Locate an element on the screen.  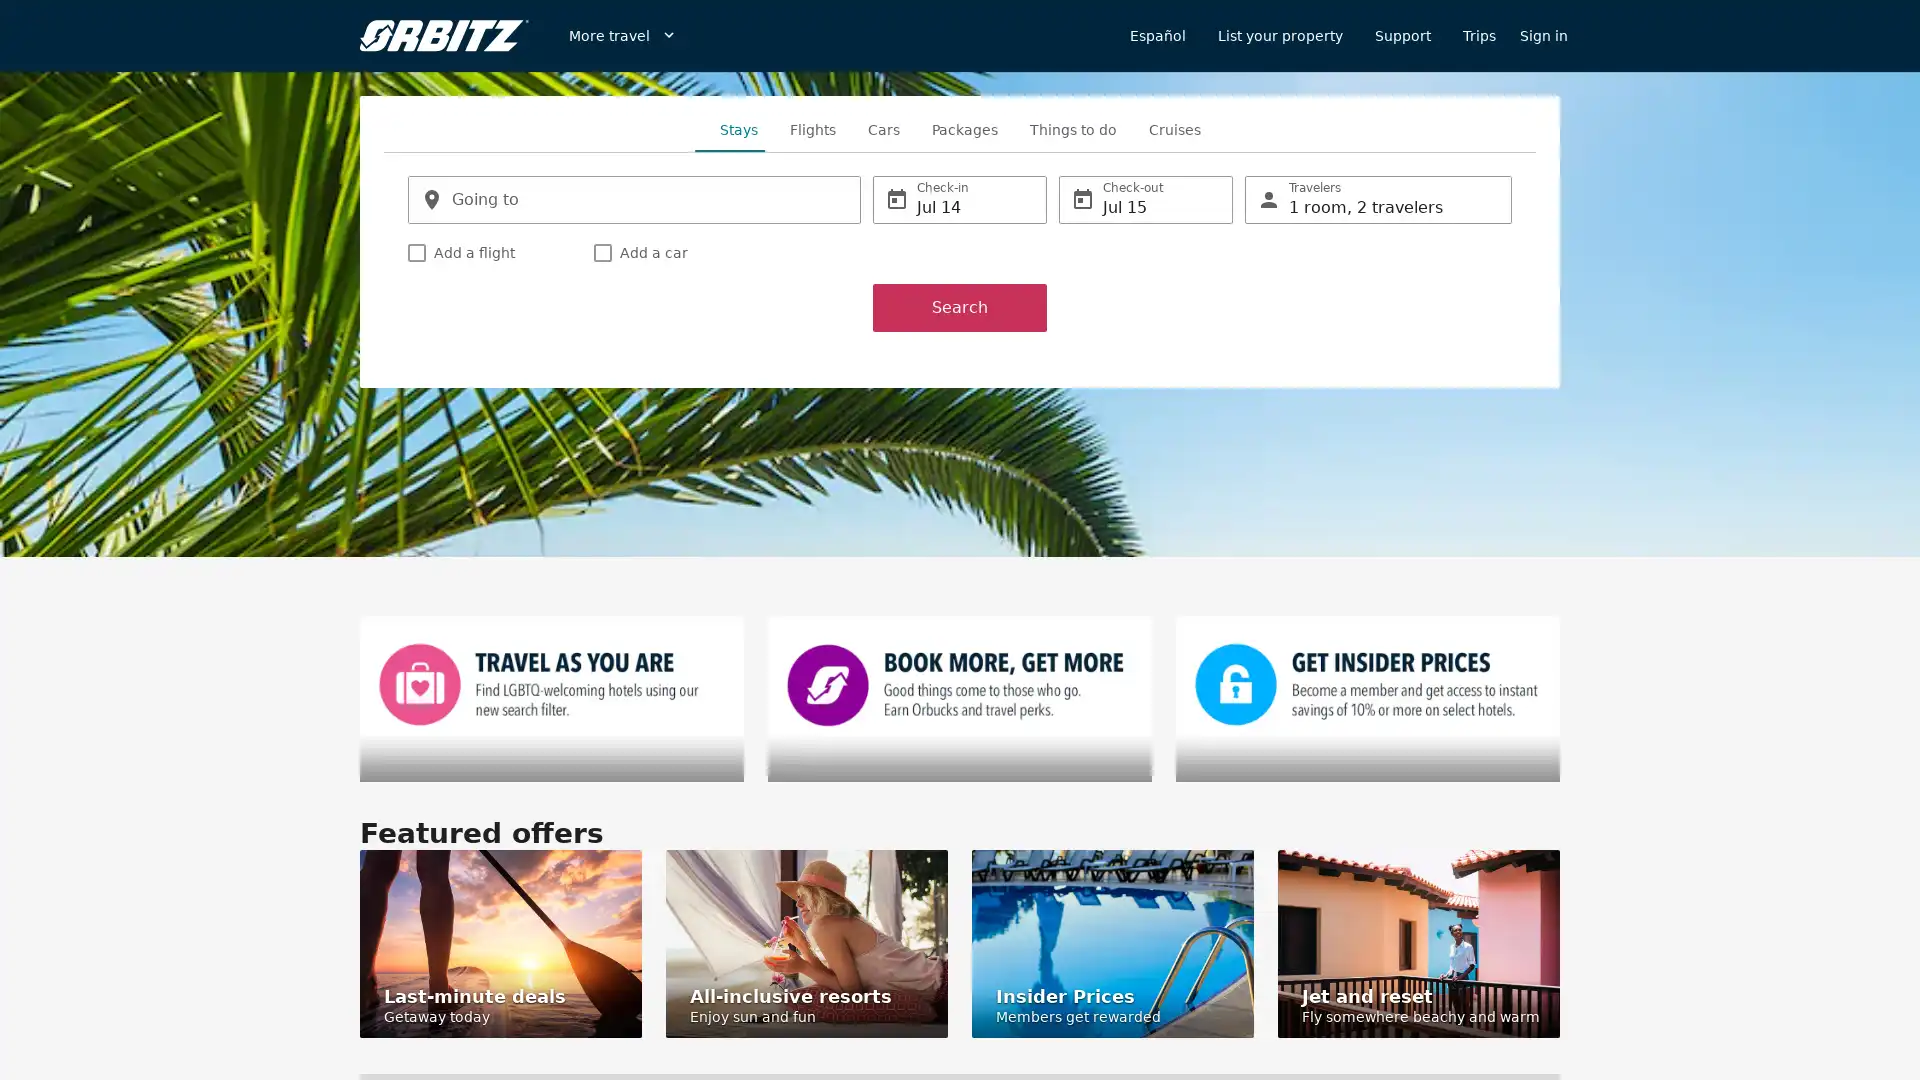
Search is located at coordinates (960, 307).